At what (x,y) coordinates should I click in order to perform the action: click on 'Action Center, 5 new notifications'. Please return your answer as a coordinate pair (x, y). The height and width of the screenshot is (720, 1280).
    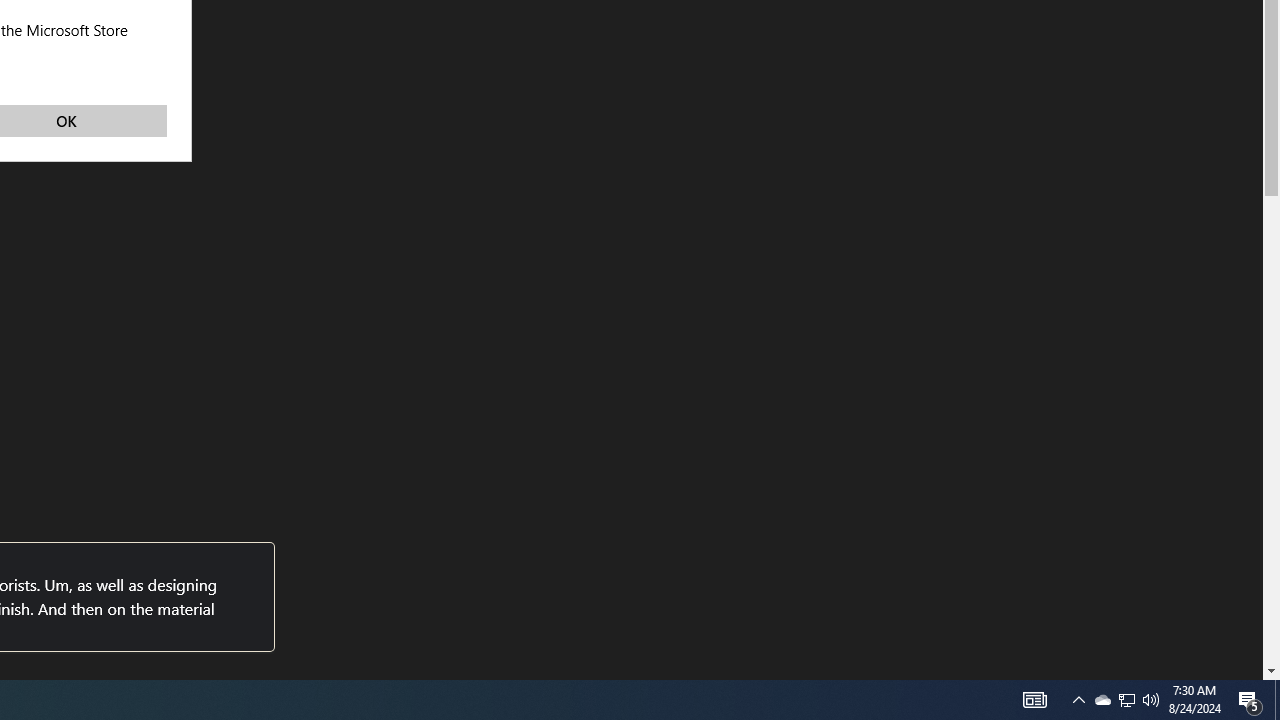
    Looking at the image, I should click on (1250, 698).